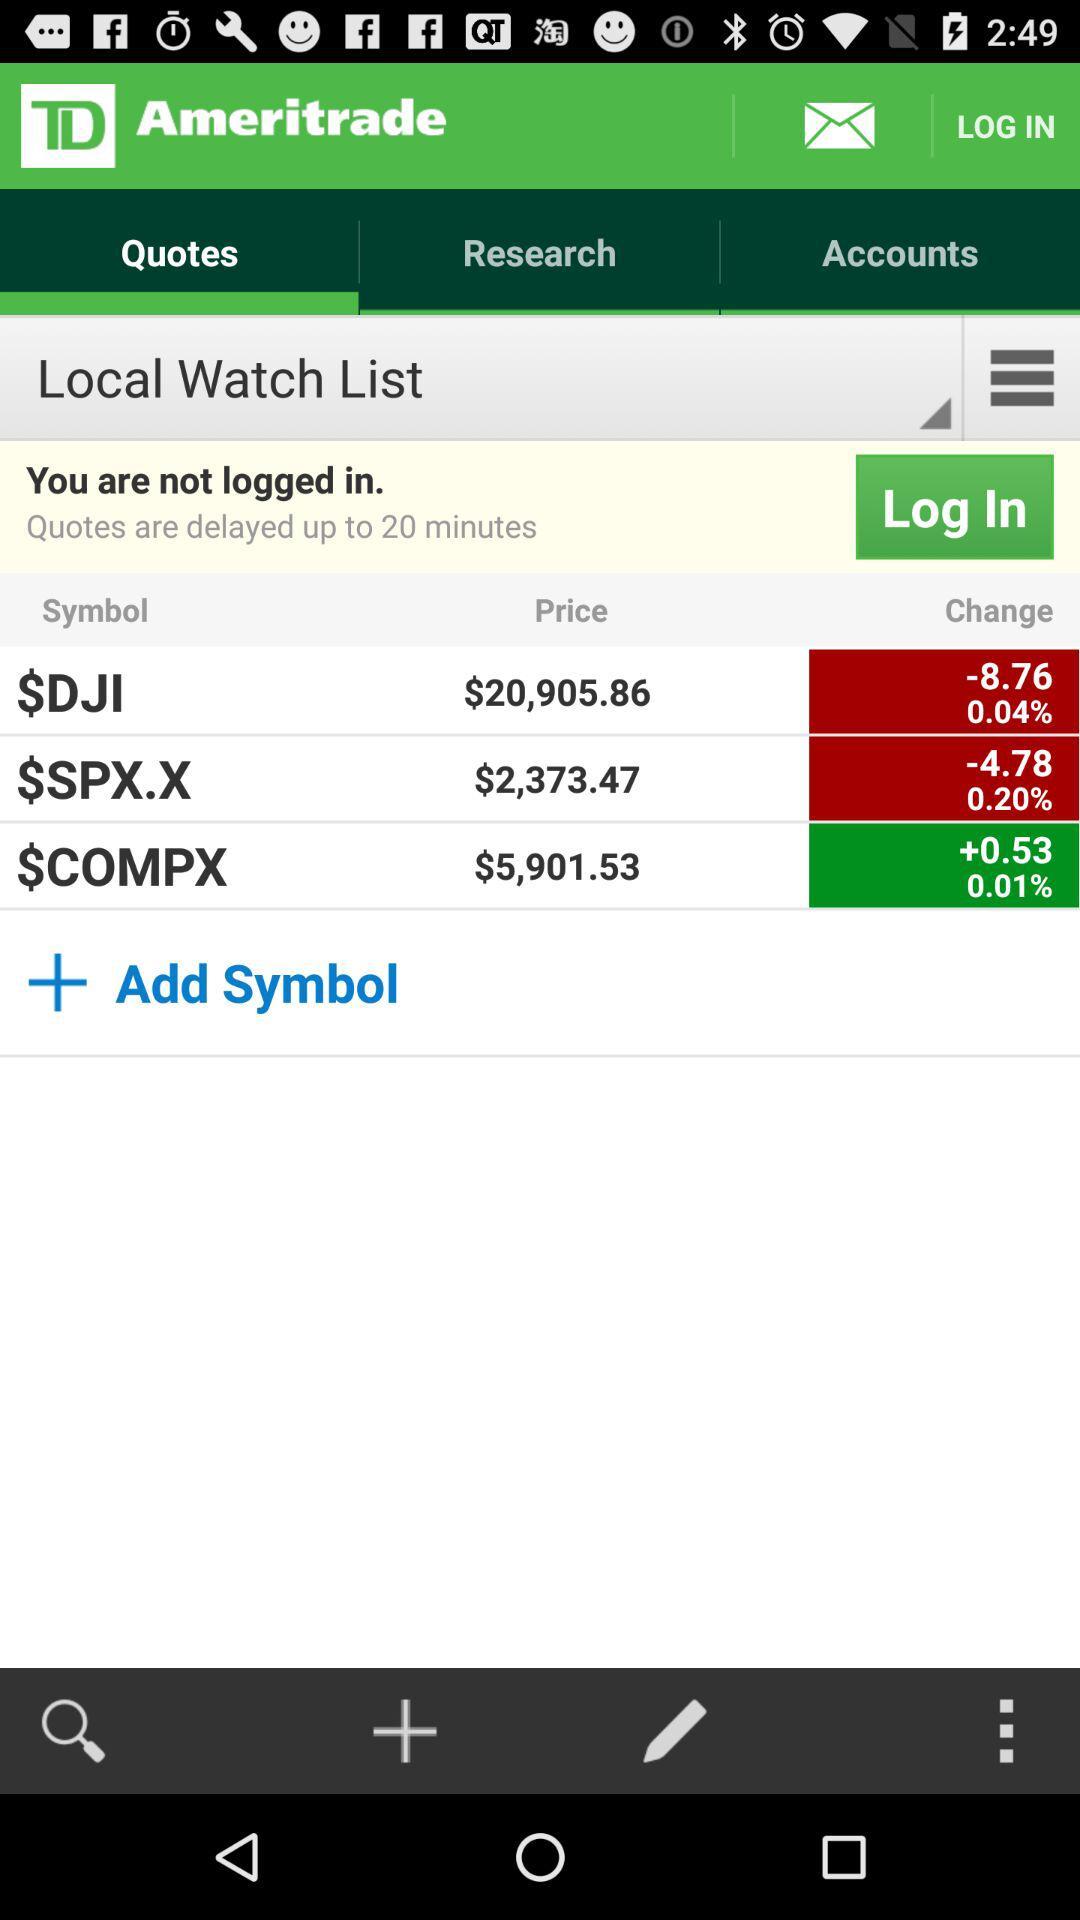 The height and width of the screenshot is (1920, 1080). I want to click on icon next to $compx, so click(557, 865).